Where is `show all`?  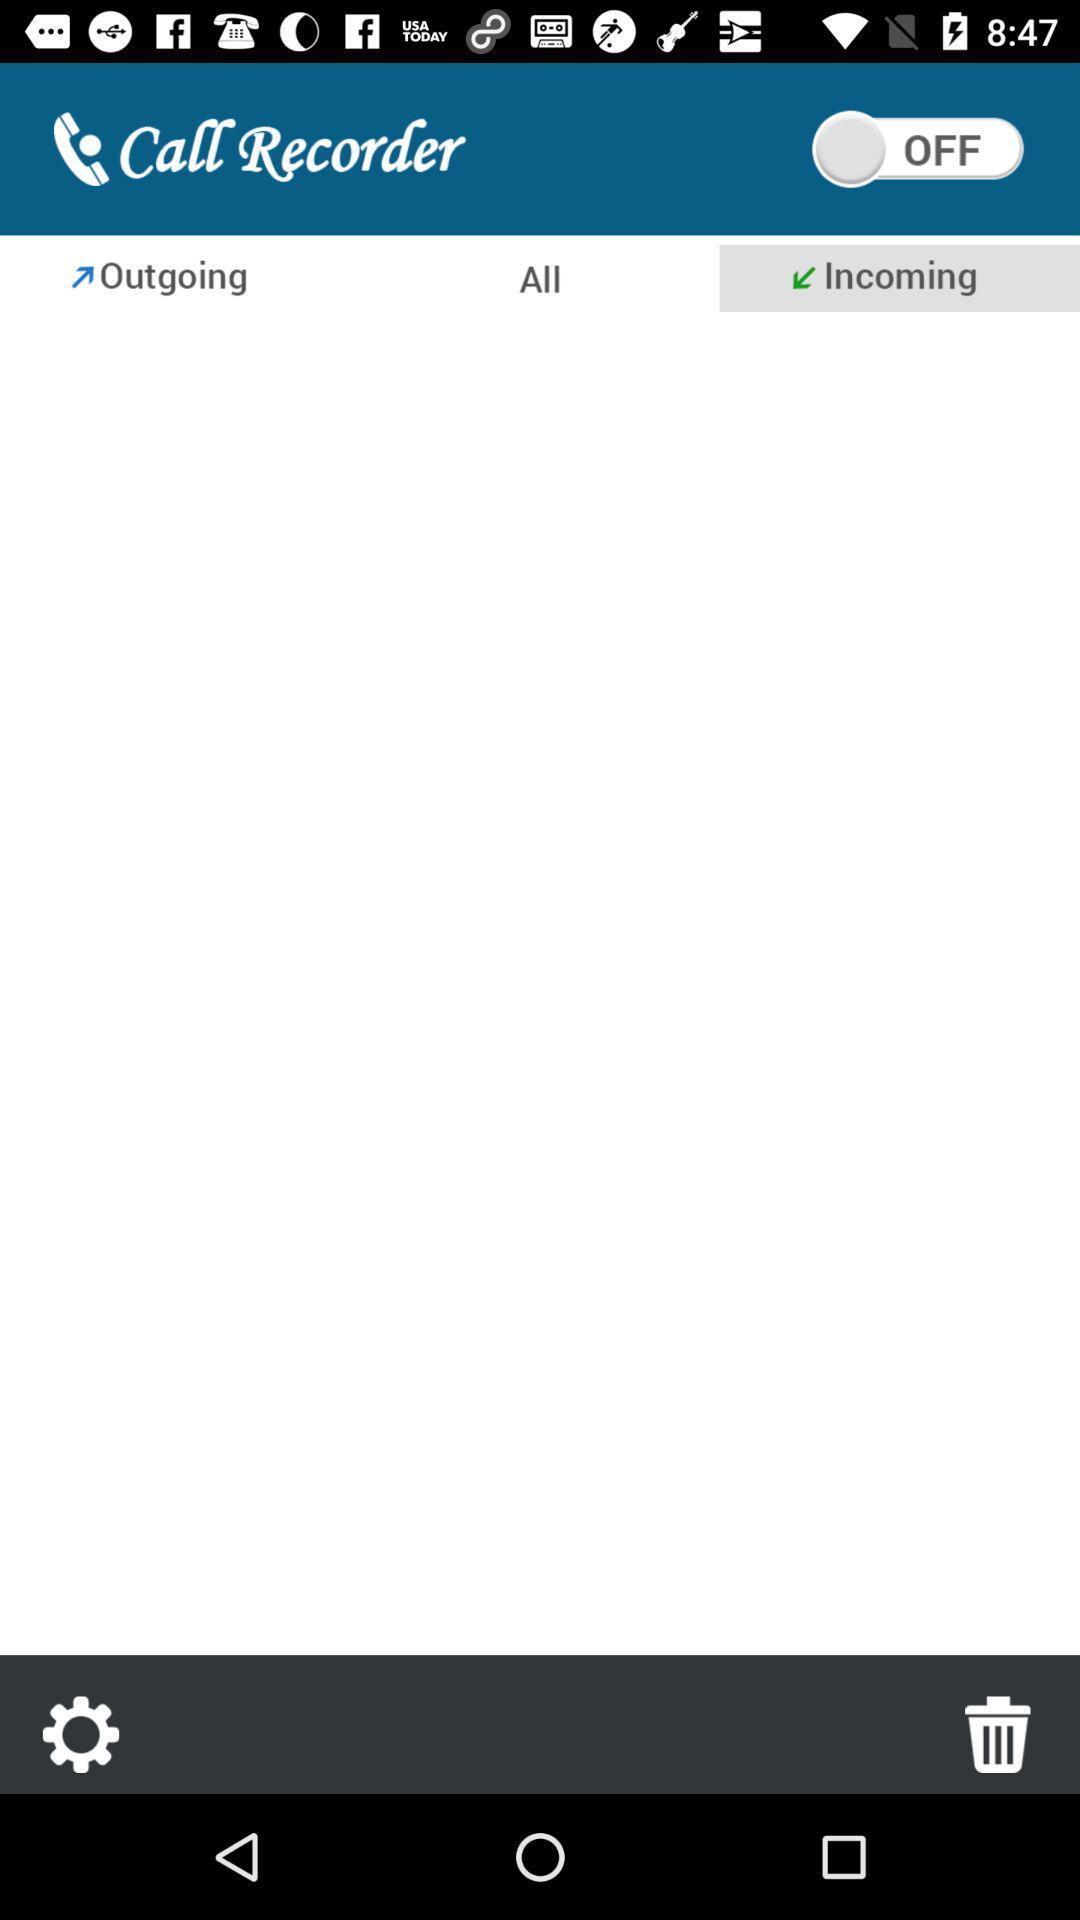 show all is located at coordinates (537, 277).